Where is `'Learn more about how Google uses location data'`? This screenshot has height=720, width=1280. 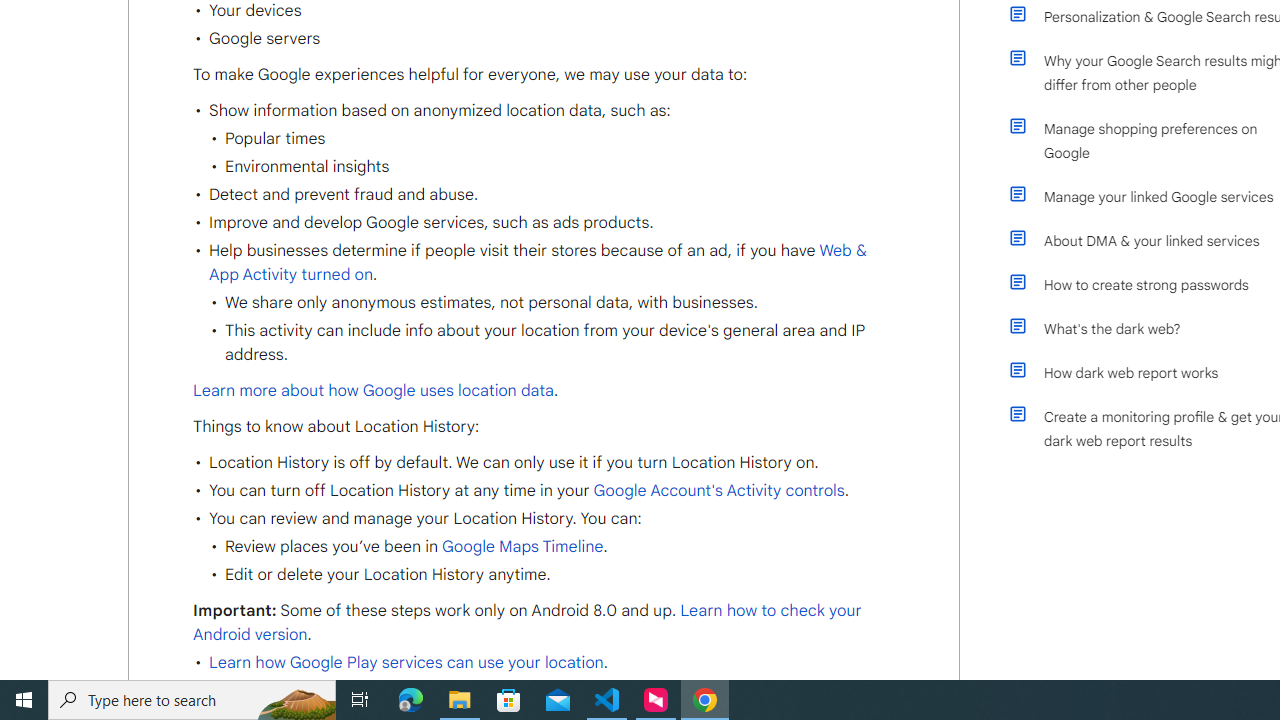 'Learn more about how Google uses location data' is located at coordinates (373, 390).